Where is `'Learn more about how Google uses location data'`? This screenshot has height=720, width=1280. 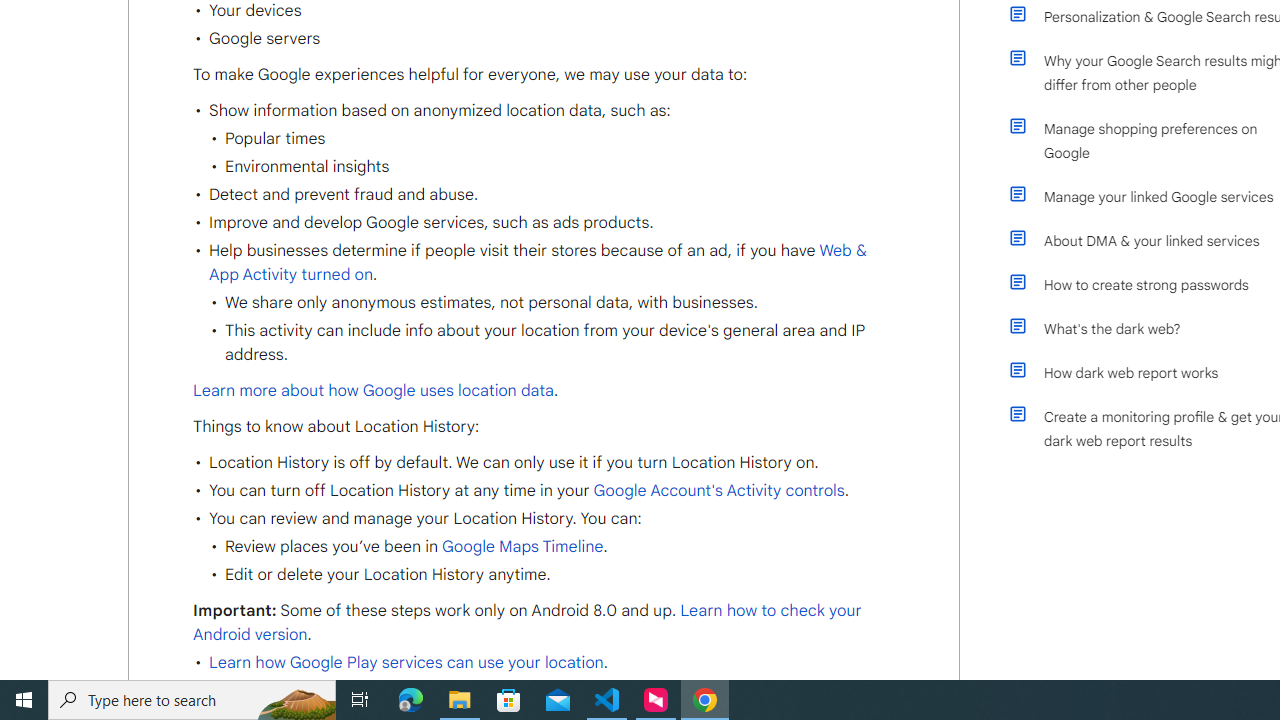 'Learn more about how Google uses location data' is located at coordinates (373, 390).